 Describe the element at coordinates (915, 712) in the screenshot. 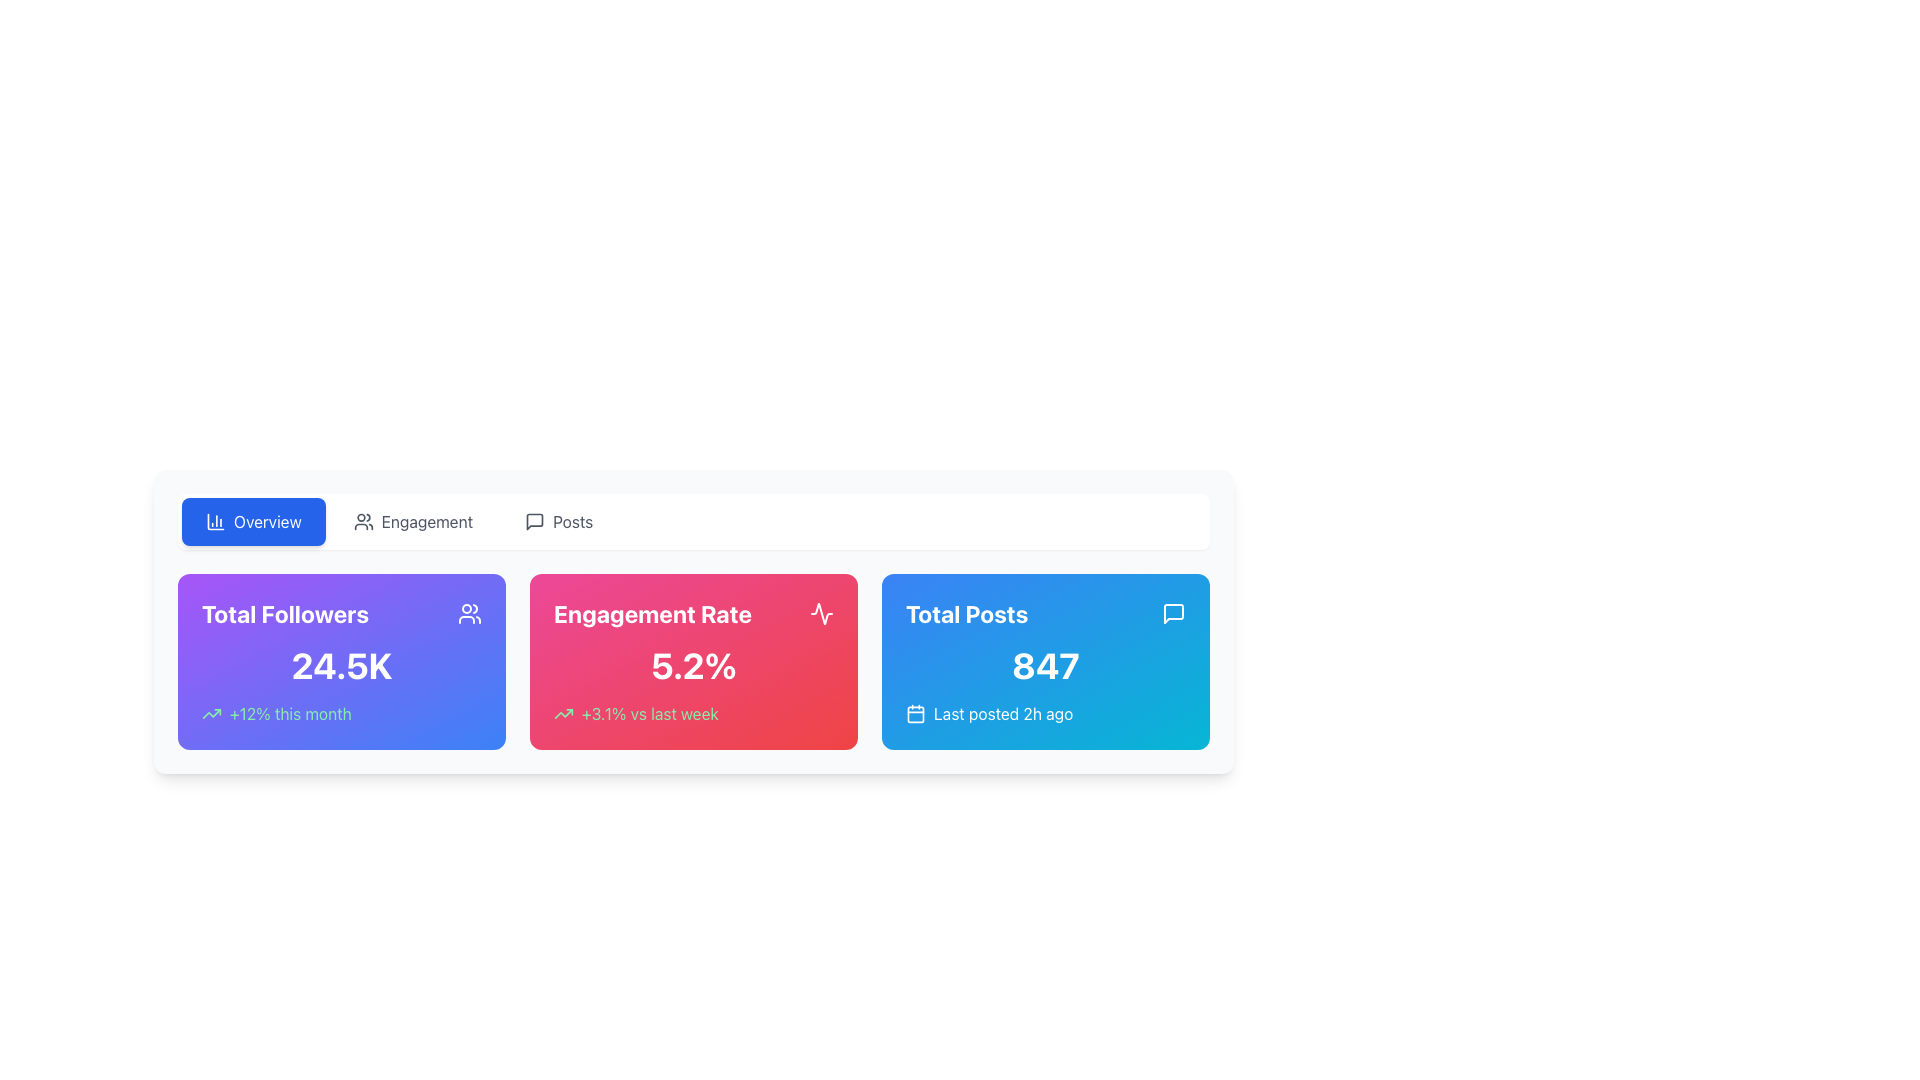

I see `the SVG graphical element with rounded rectangle properties located at the top-right corner of the panel showing metrics, adjacent to the post count section` at that location.